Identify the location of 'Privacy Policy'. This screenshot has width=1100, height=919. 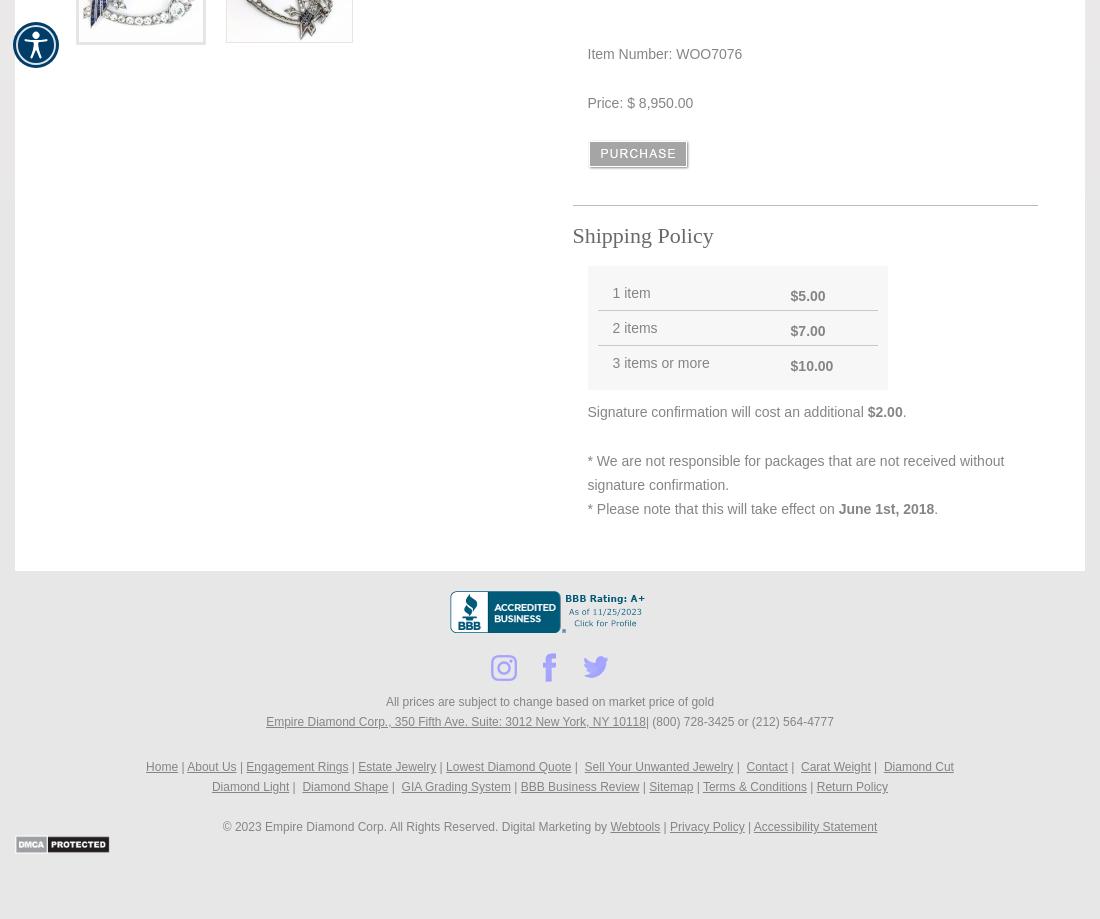
(670, 827).